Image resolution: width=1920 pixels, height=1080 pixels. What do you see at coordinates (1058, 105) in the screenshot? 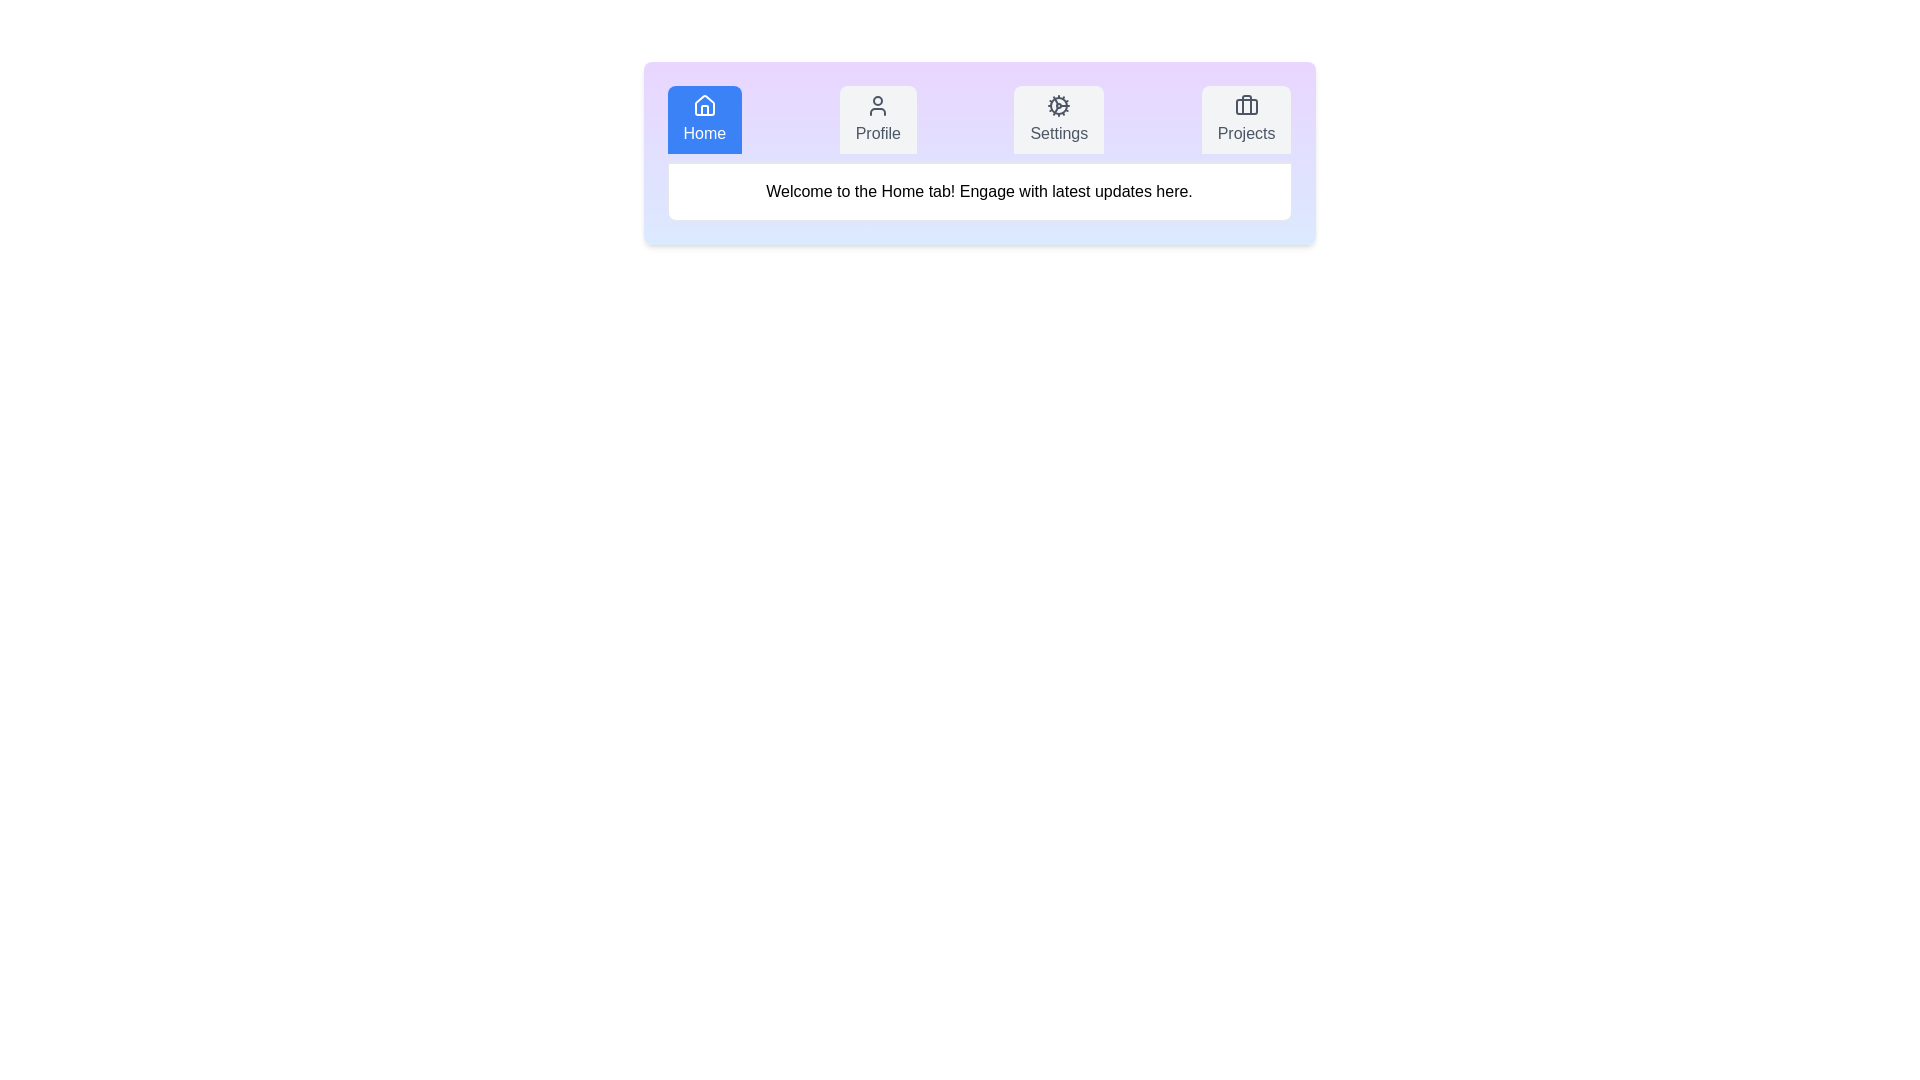
I see `the 'Settings' tab represented by the cogwheel icon, which is the third item from the left in the horizontal navigation bar` at bounding box center [1058, 105].